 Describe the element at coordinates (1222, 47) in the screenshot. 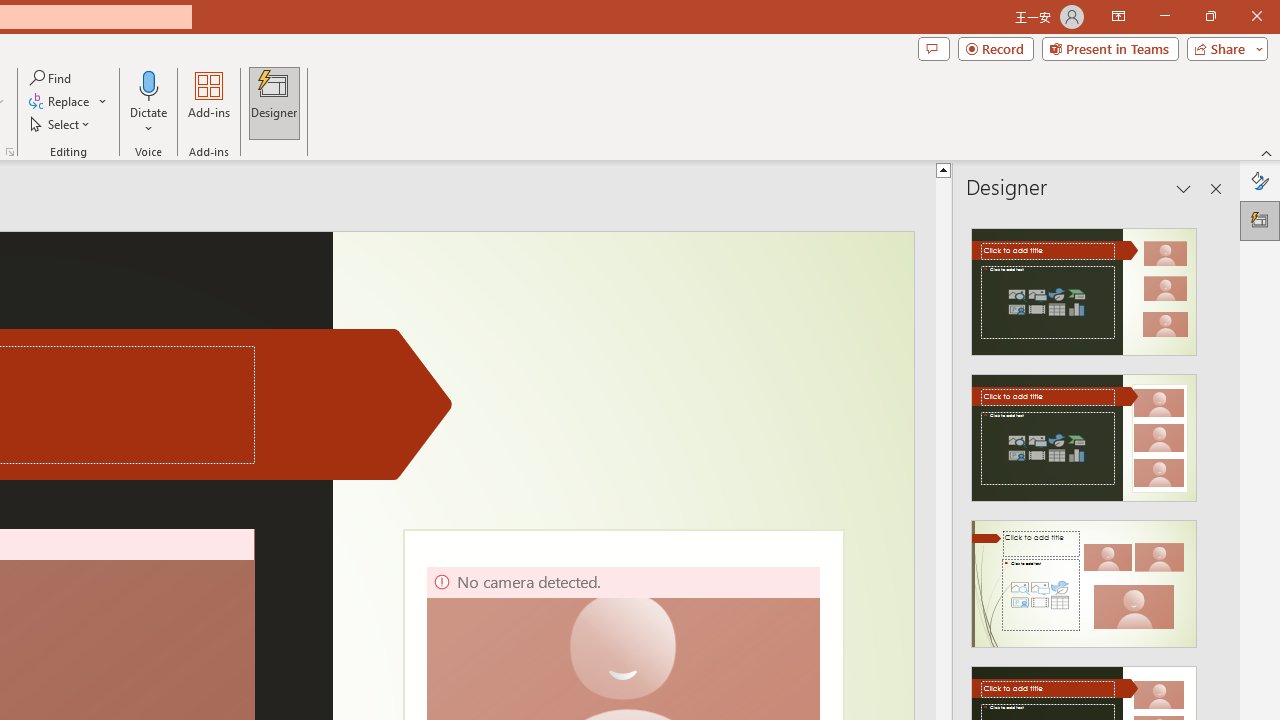

I see `'Share'` at that location.